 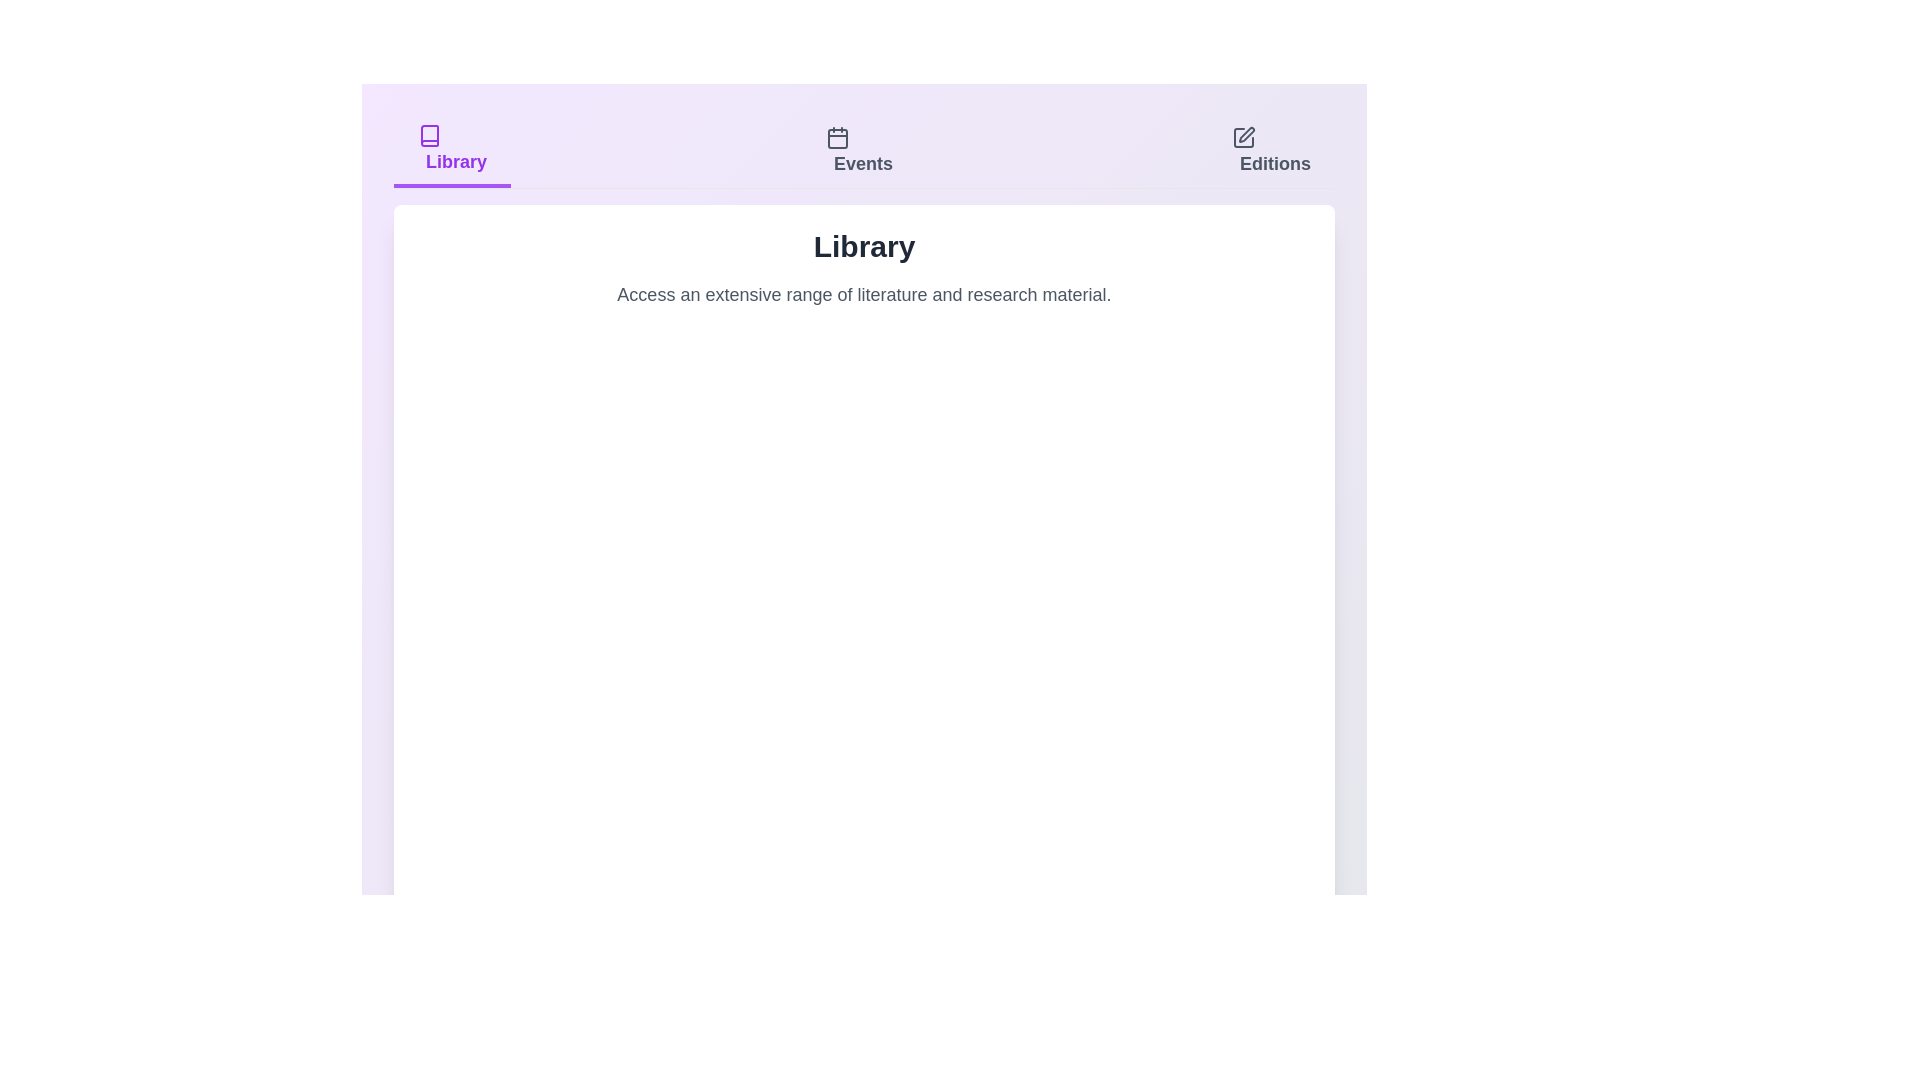 What do you see at coordinates (859, 150) in the screenshot?
I see `the Events tab to change the active tab` at bounding box center [859, 150].